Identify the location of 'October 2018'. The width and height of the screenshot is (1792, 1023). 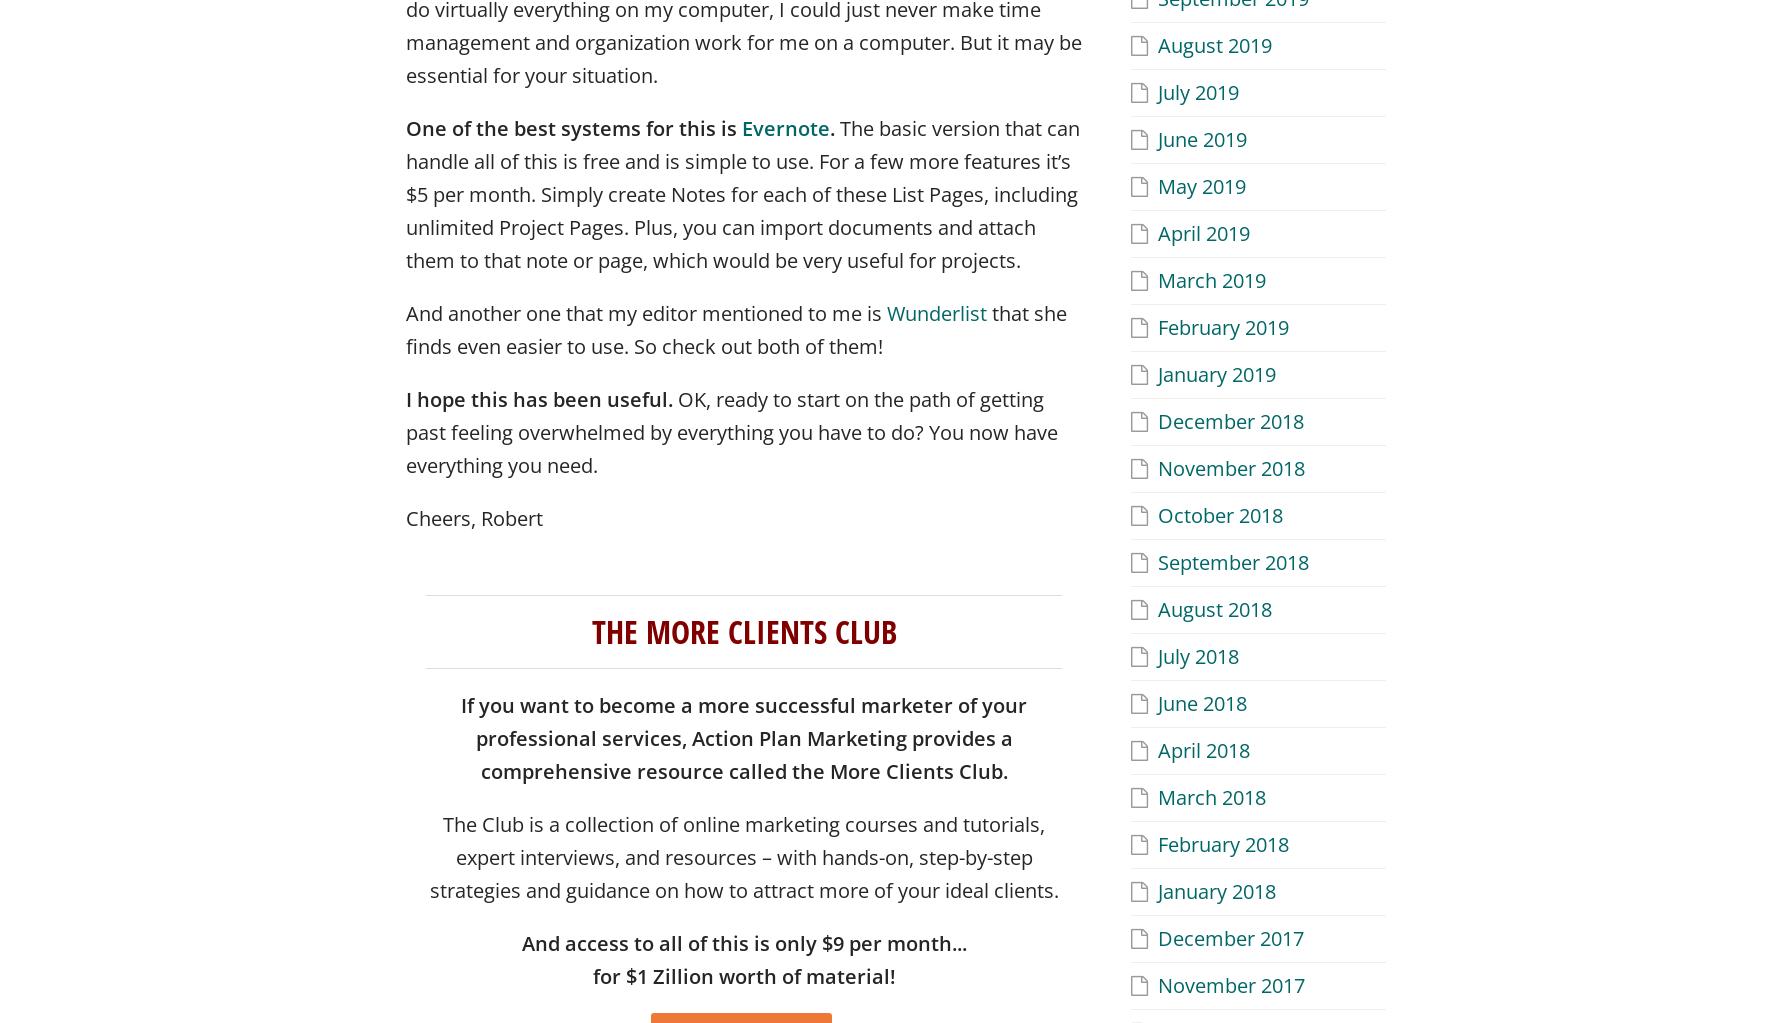
(1220, 513).